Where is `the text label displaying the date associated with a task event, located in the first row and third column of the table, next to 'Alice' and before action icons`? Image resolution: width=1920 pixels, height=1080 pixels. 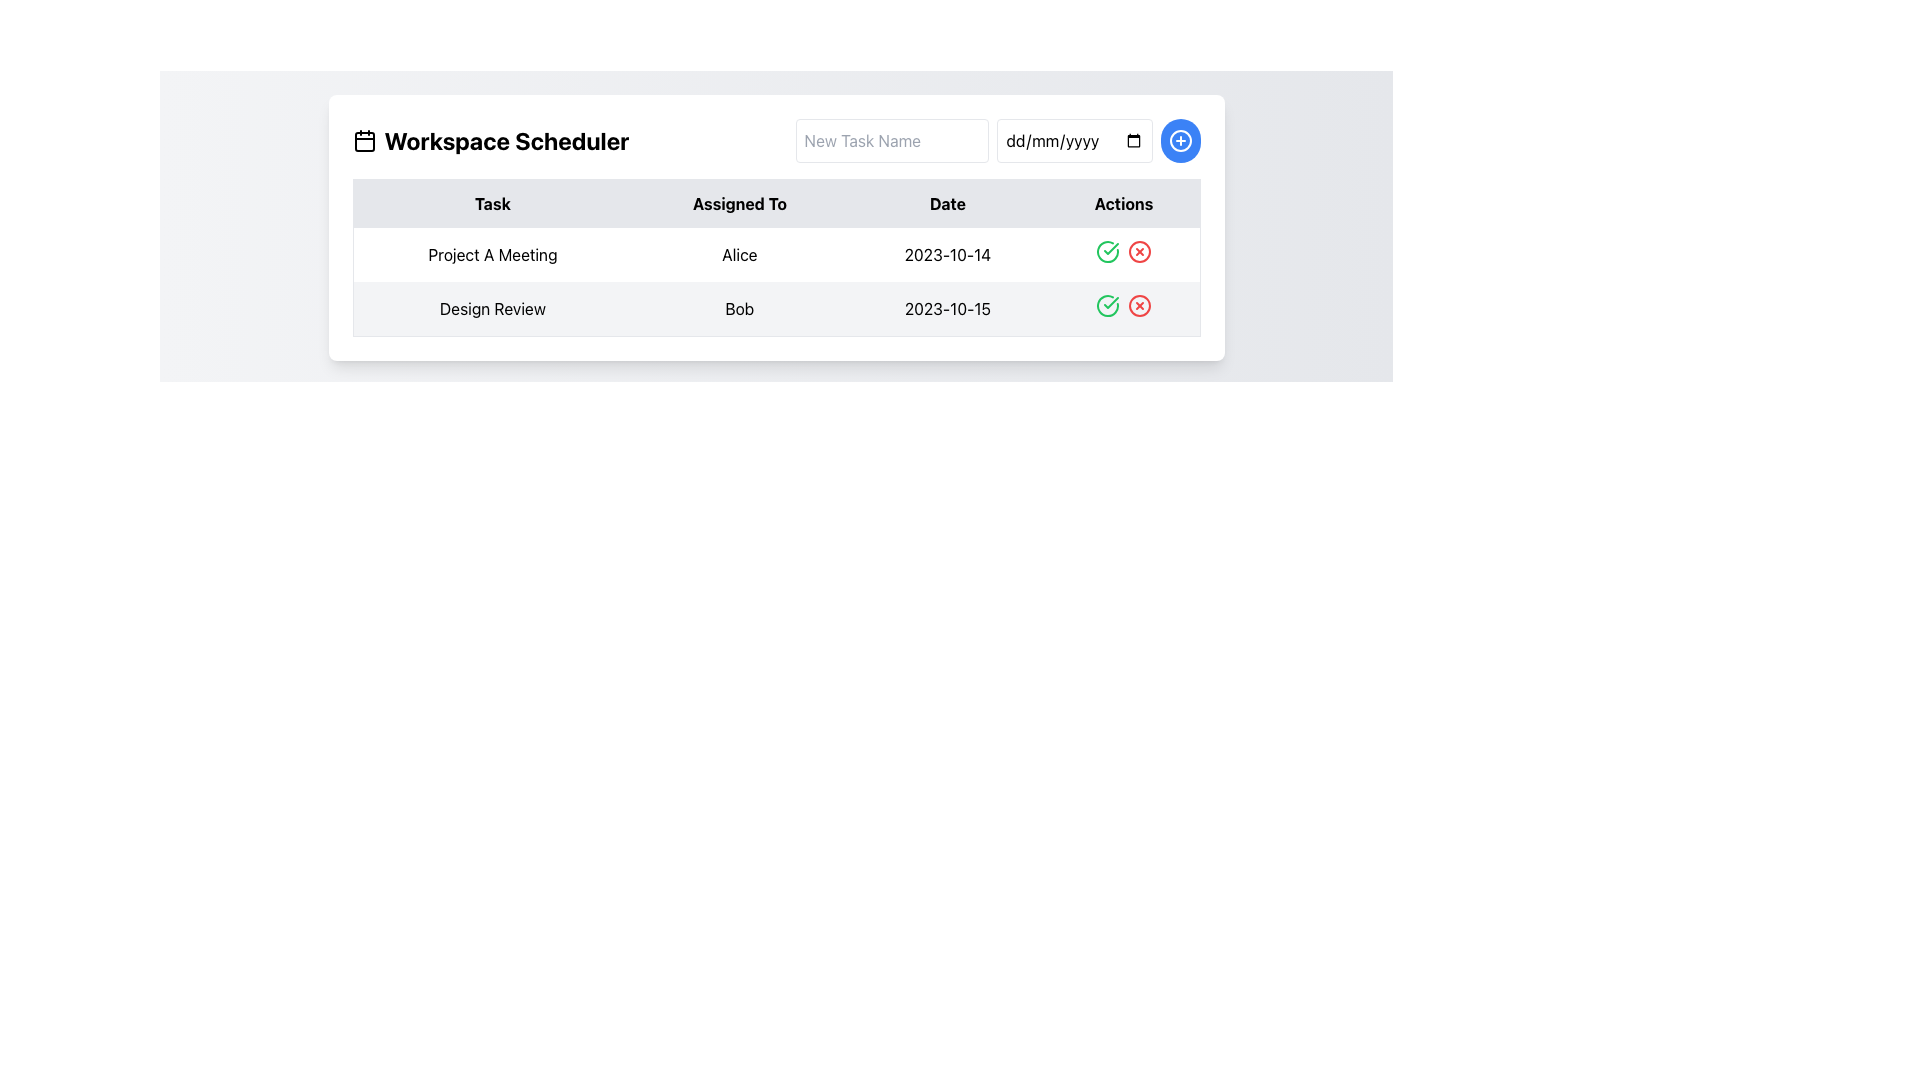 the text label displaying the date associated with a task event, located in the first row and third column of the table, next to 'Alice' and before action icons is located at coordinates (946, 253).